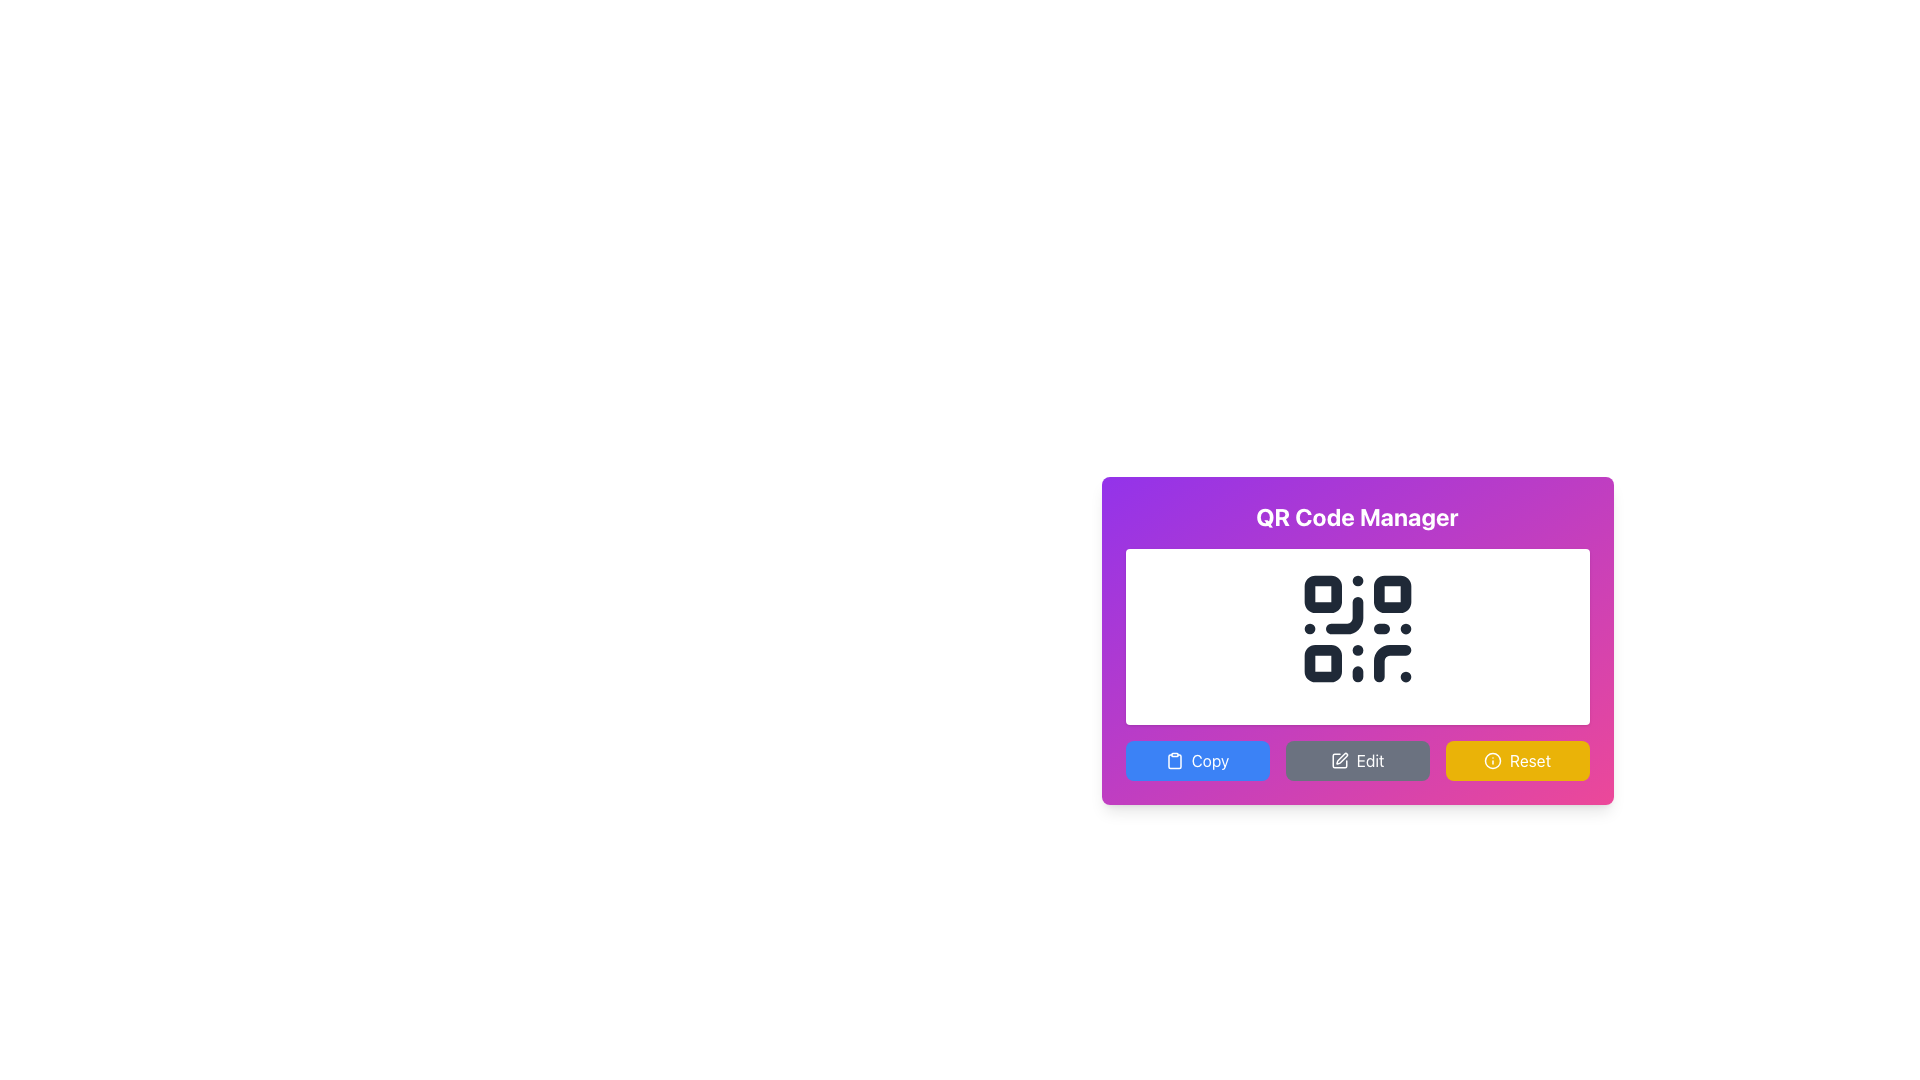 The height and width of the screenshot is (1080, 1920). Describe the element at coordinates (1391, 663) in the screenshot. I see `the U-shaped black line component of the QR code graphic within the 'QR Code Manager' widget` at that location.